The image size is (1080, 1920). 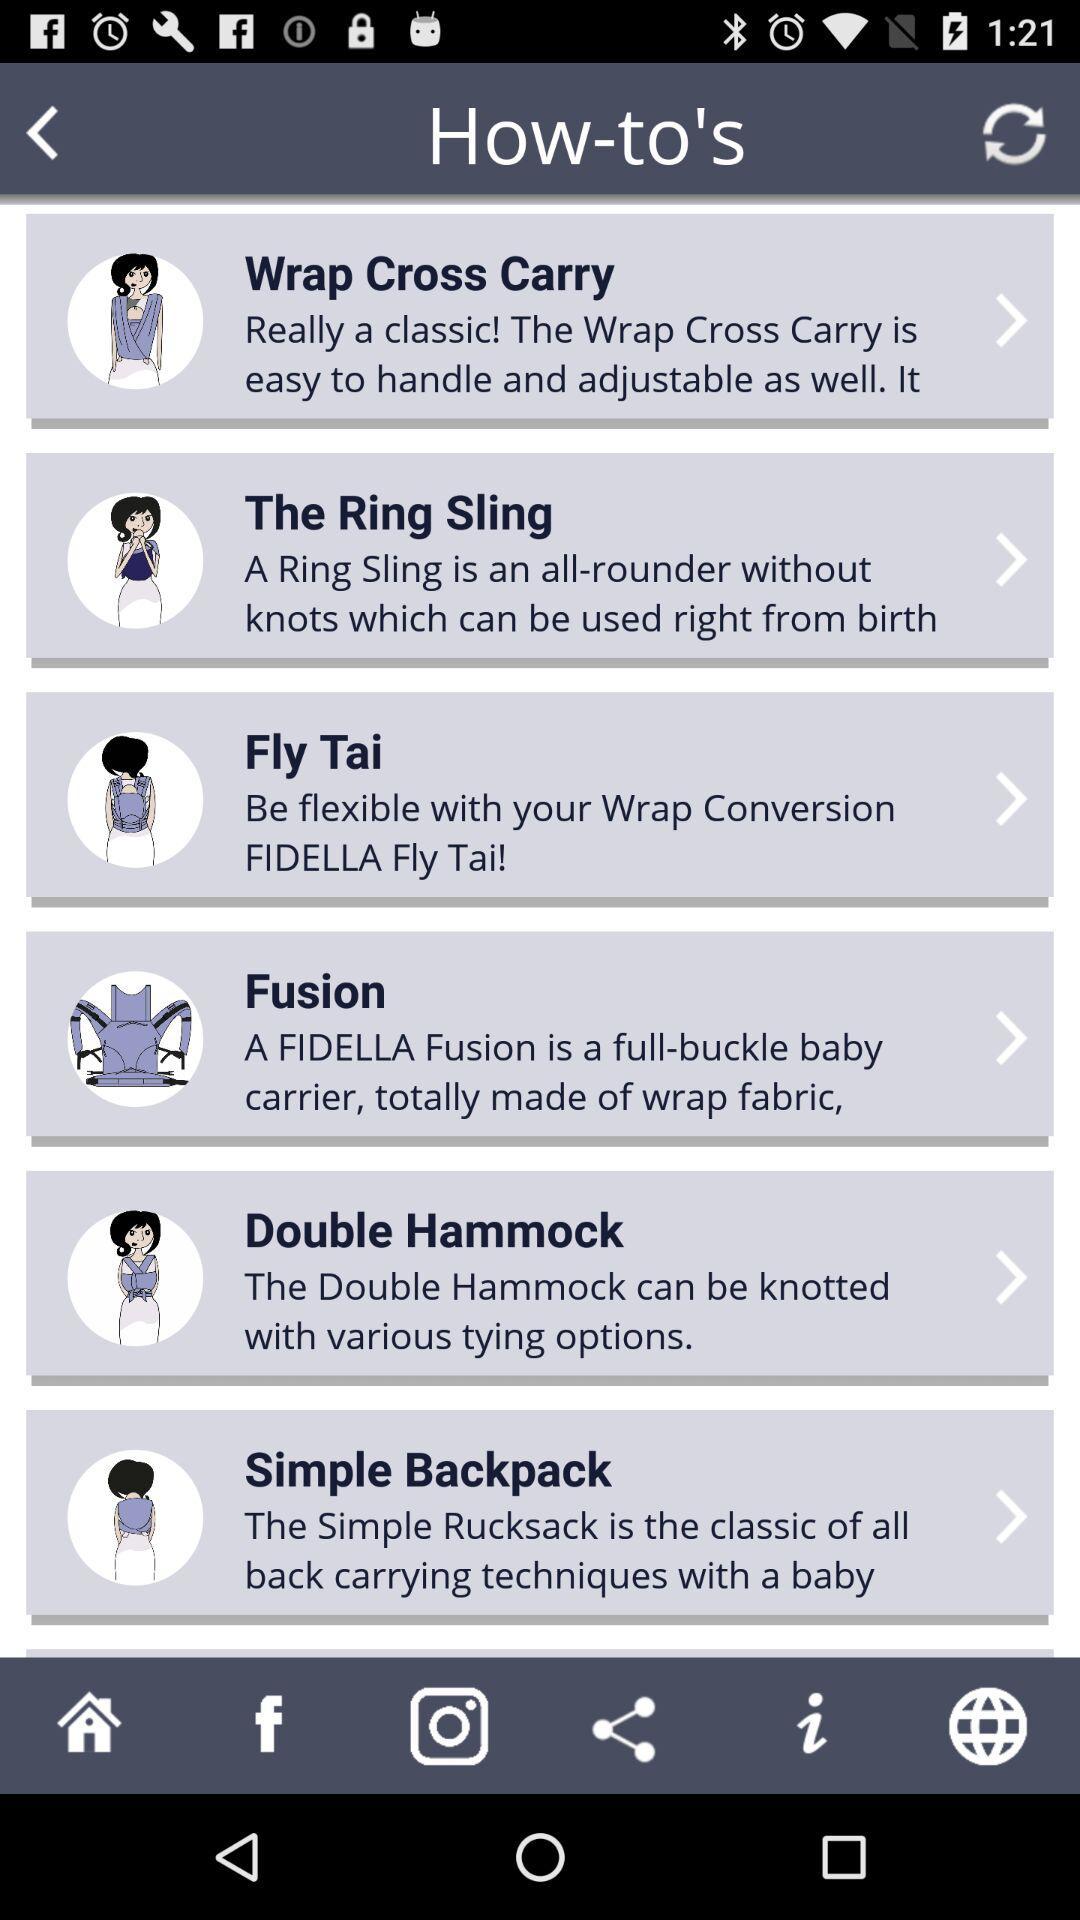 What do you see at coordinates (427, 1468) in the screenshot?
I see `simple backpack icon` at bounding box center [427, 1468].